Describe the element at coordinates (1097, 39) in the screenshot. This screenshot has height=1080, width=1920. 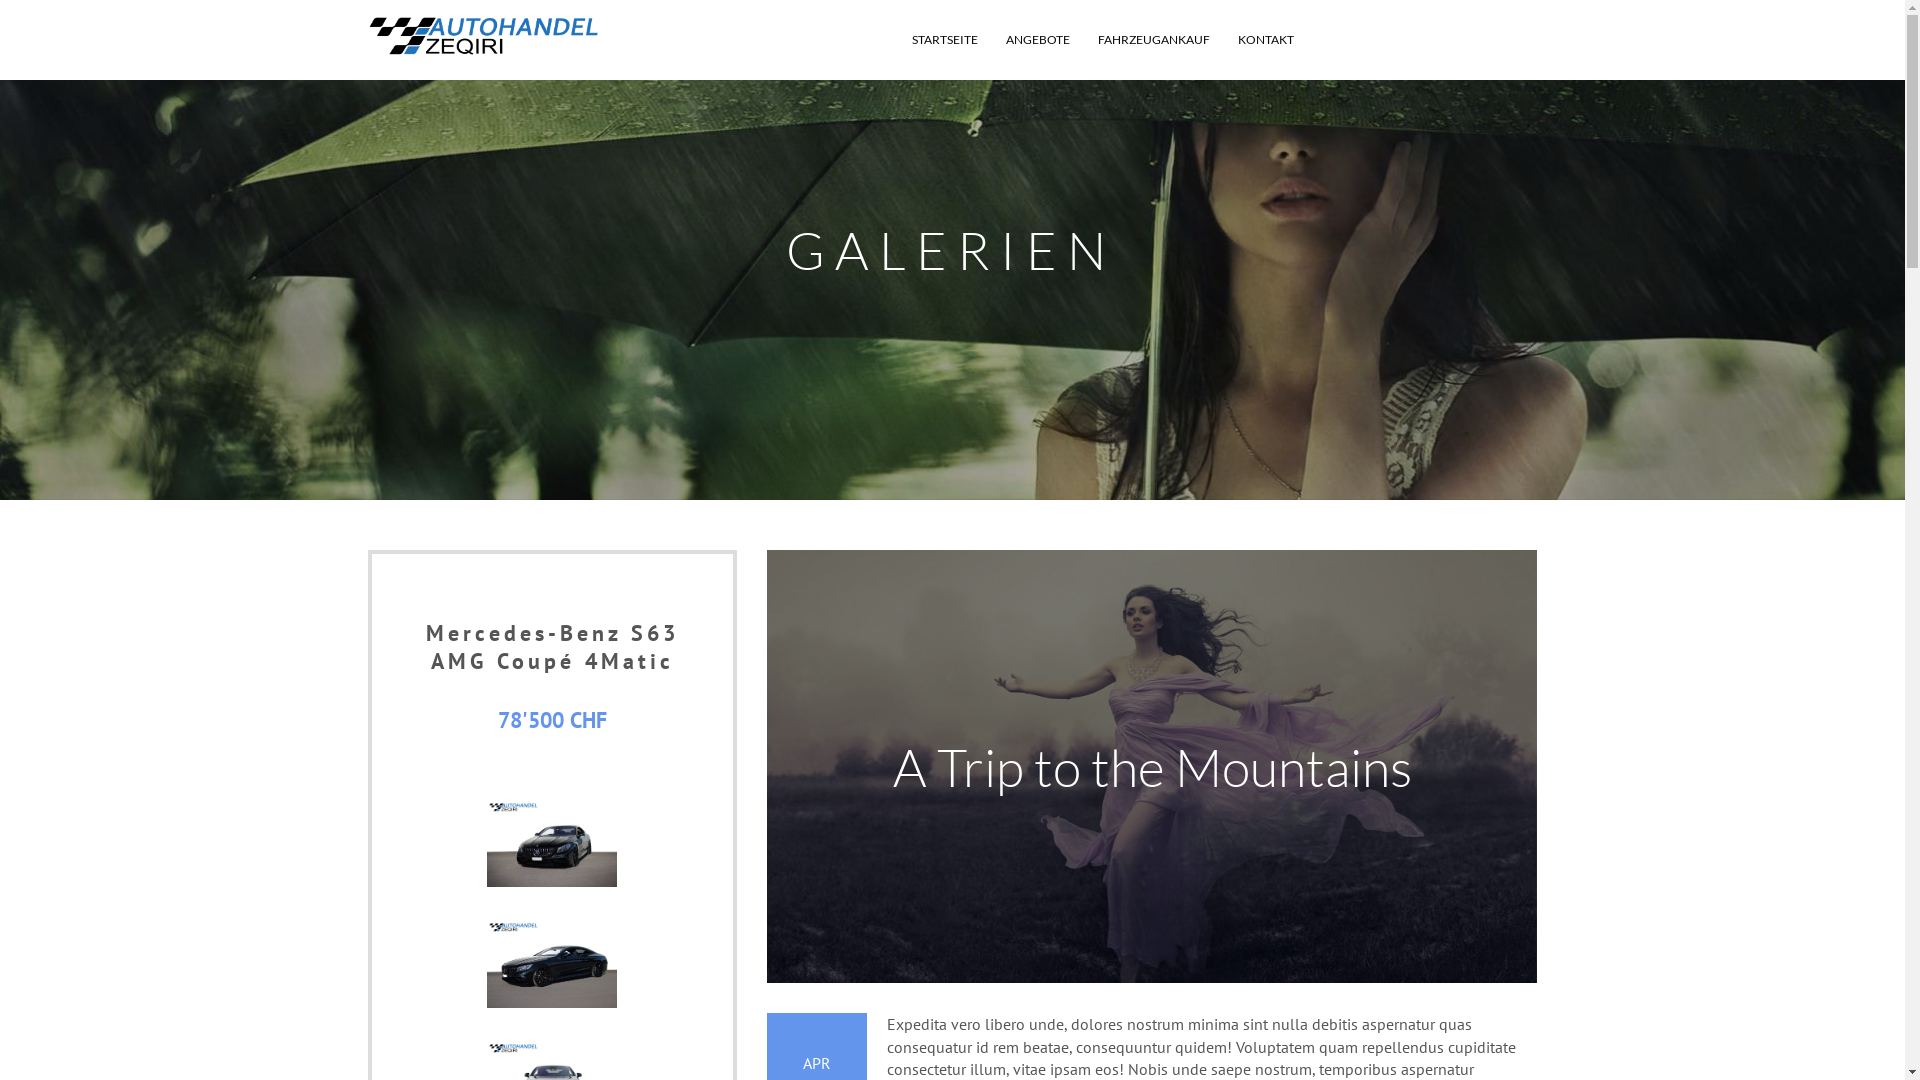
I see `'FAHRZEUGANKAUF'` at that location.